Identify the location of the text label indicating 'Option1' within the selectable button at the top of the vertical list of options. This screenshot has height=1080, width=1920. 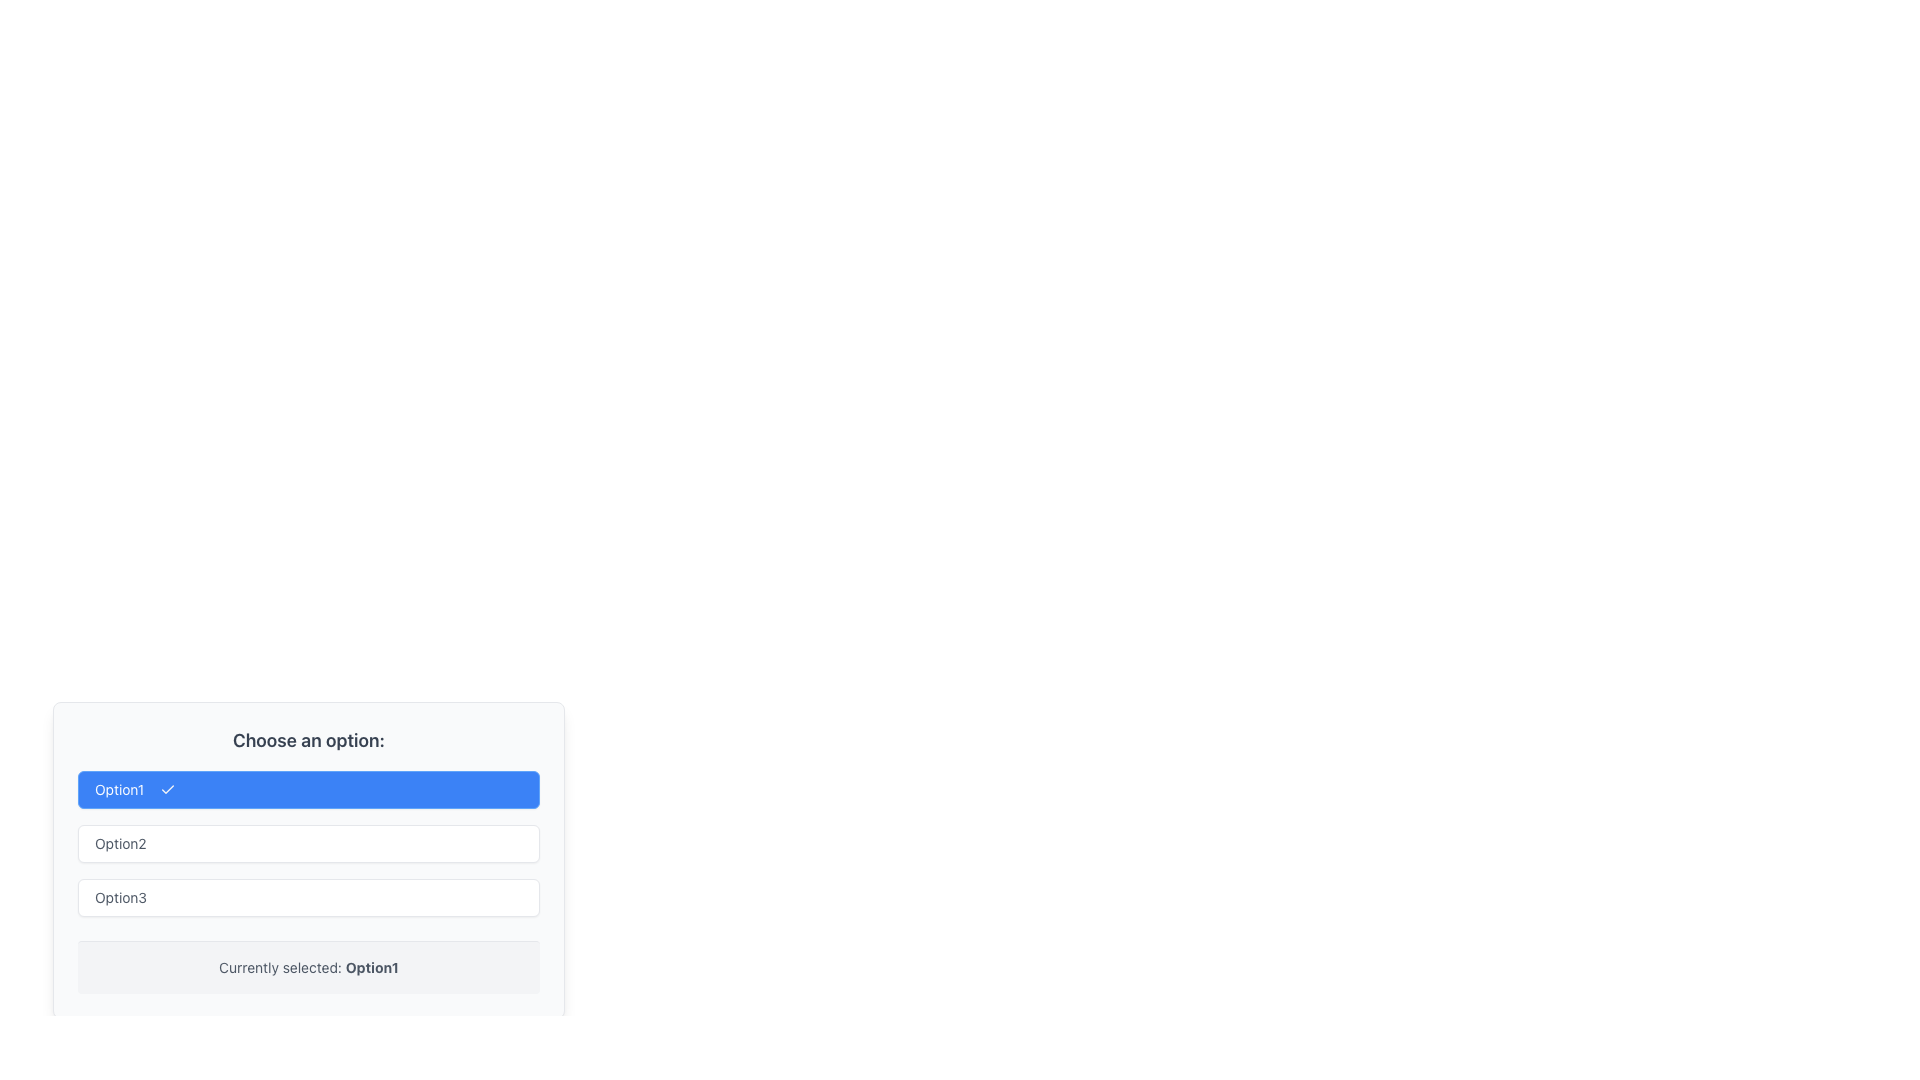
(118, 789).